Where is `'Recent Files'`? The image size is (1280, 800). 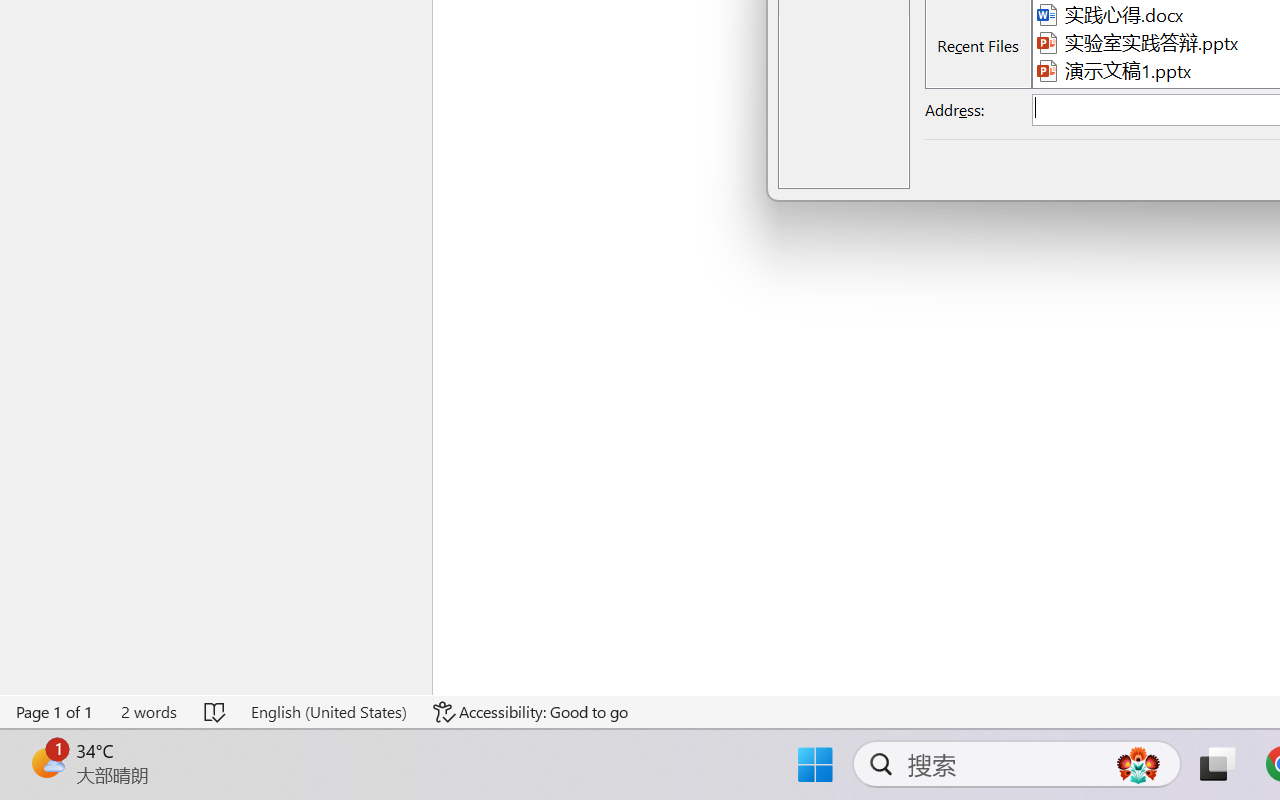 'Recent Files' is located at coordinates (977, 44).